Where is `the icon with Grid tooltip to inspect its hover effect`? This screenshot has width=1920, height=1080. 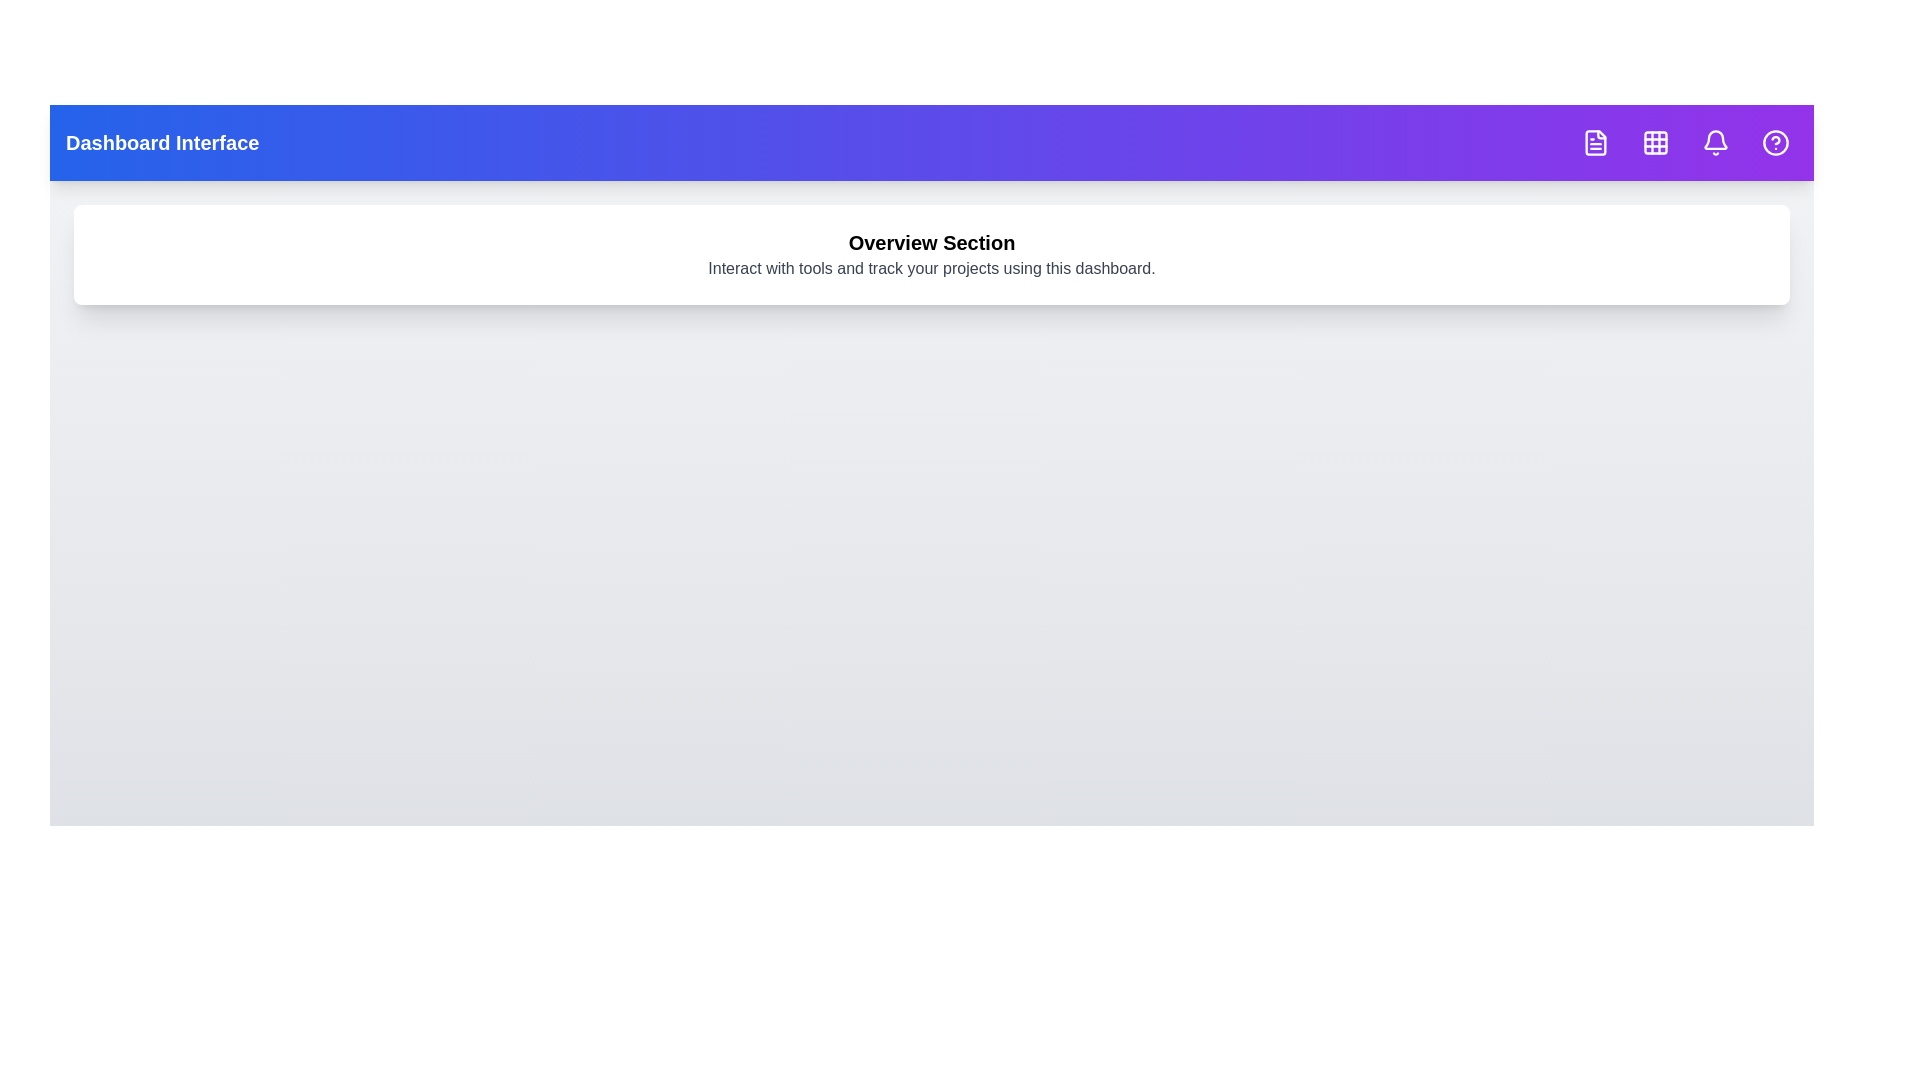 the icon with Grid tooltip to inspect its hover effect is located at coordinates (1656, 141).